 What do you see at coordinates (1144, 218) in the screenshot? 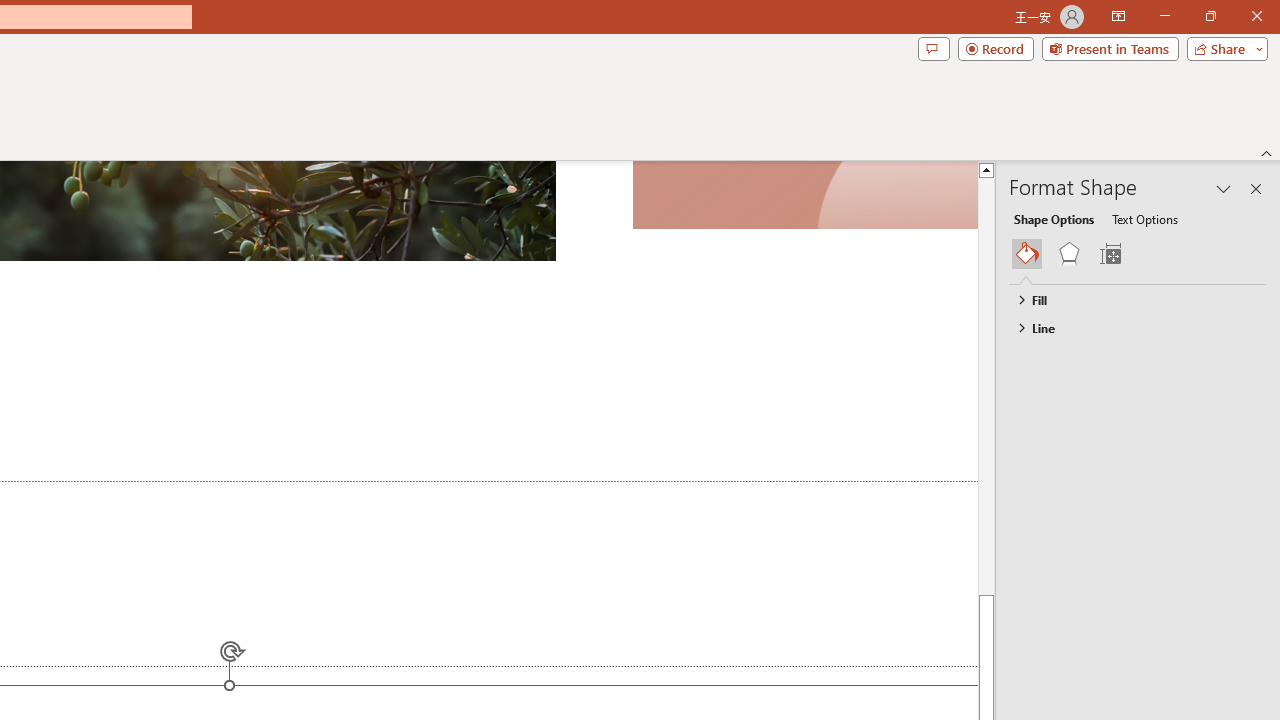
I see `'Text Options'` at bounding box center [1144, 218].